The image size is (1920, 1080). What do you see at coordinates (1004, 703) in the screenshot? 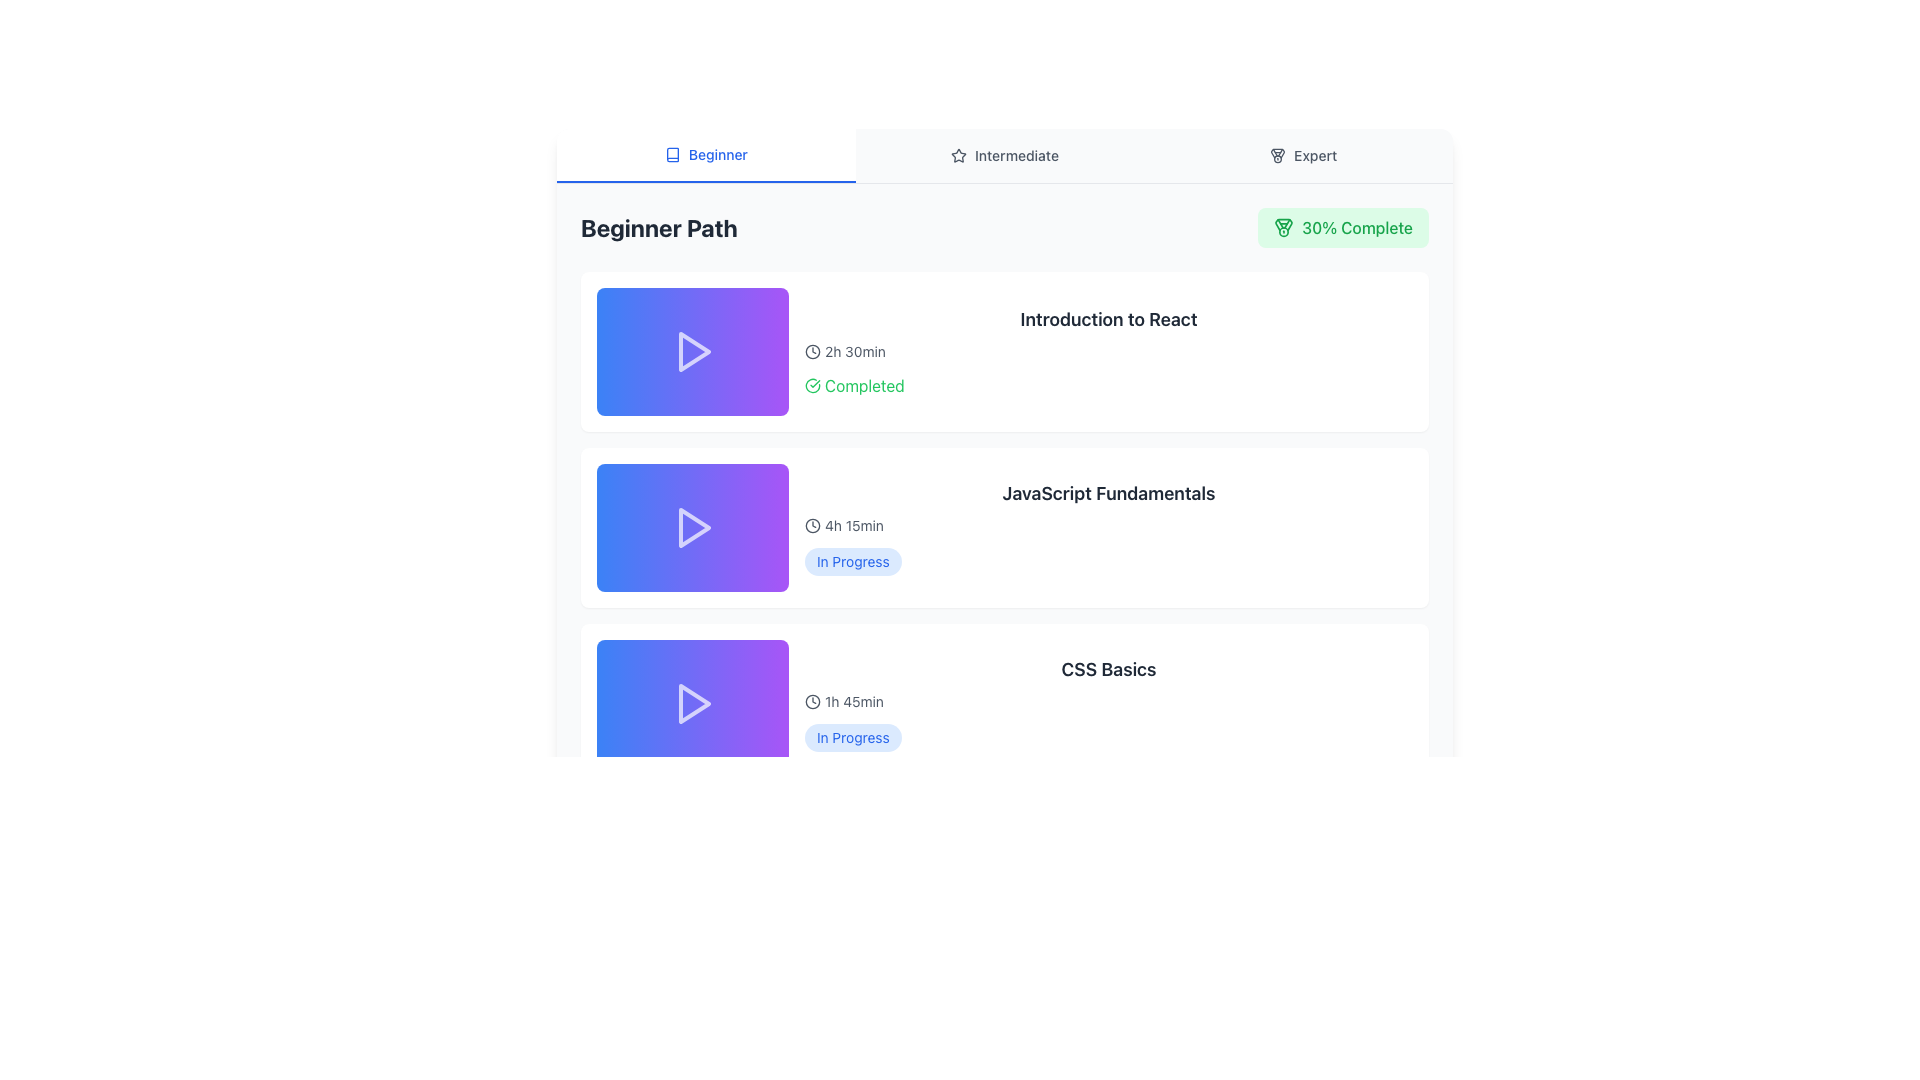
I see `the 'CSS Basics' clickable card` at bounding box center [1004, 703].